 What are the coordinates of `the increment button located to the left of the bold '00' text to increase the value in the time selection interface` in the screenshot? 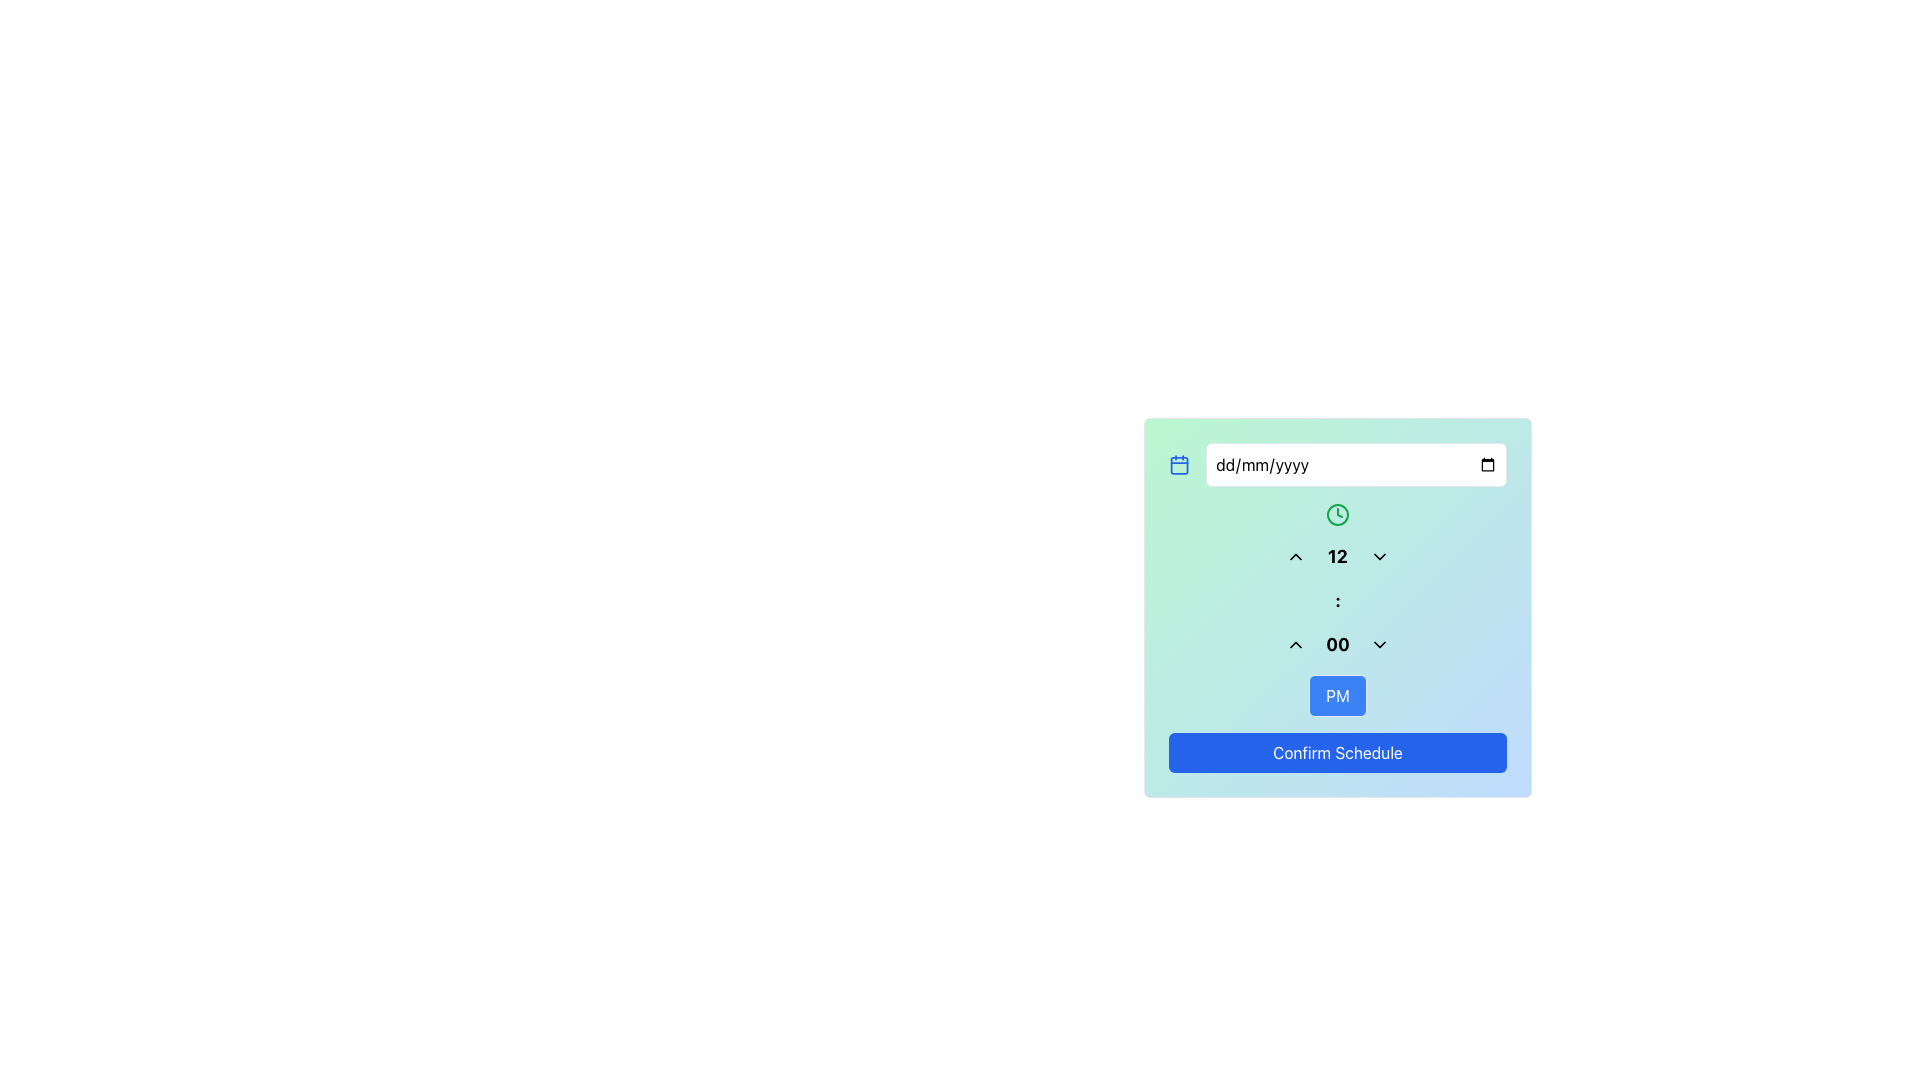 It's located at (1296, 644).